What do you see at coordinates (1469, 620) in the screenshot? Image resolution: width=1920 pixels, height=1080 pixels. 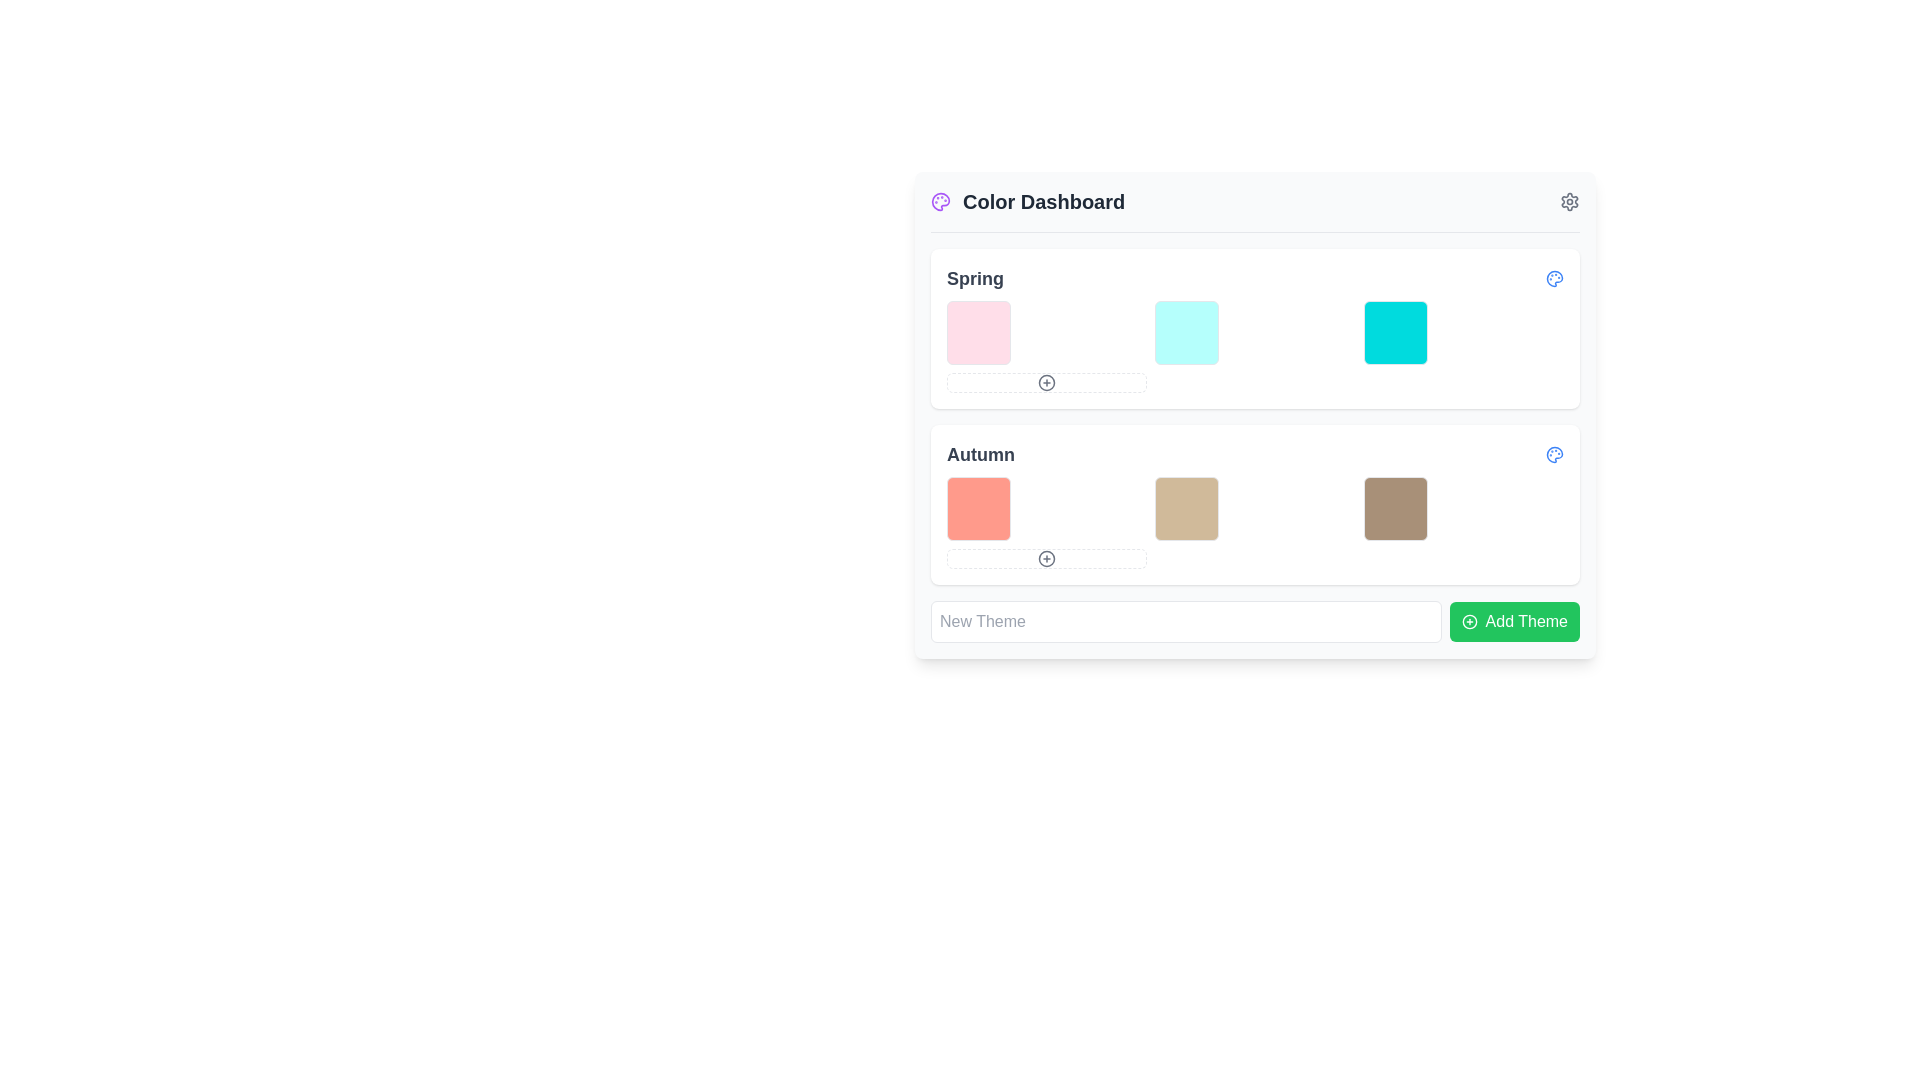 I see `the circular icon with a cross inside it, which is styled with a green background and located at the bottom-right corner of the 'Add Theme' button` at bounding box center [1469, 620].